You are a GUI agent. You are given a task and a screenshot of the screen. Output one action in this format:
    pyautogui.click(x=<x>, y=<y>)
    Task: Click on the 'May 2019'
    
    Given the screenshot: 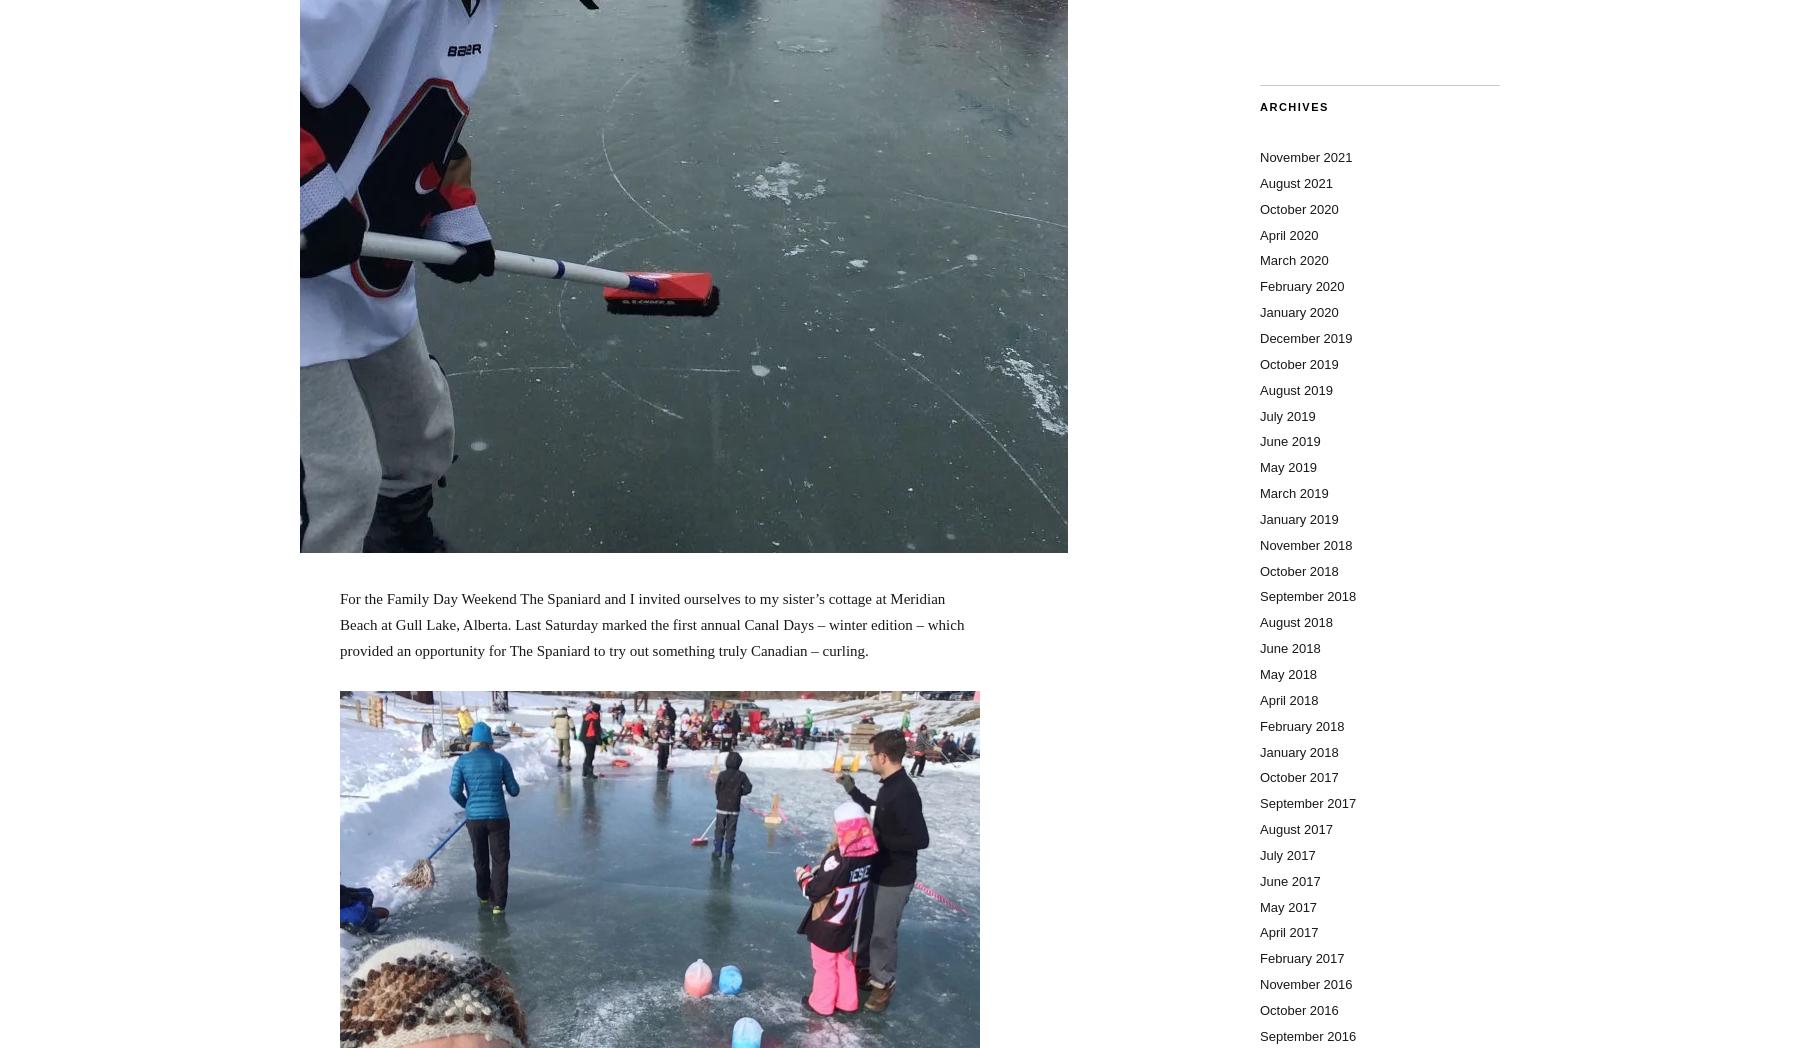 What is the action you would take?
    pyautogui.click(x=1288, y=466)
    